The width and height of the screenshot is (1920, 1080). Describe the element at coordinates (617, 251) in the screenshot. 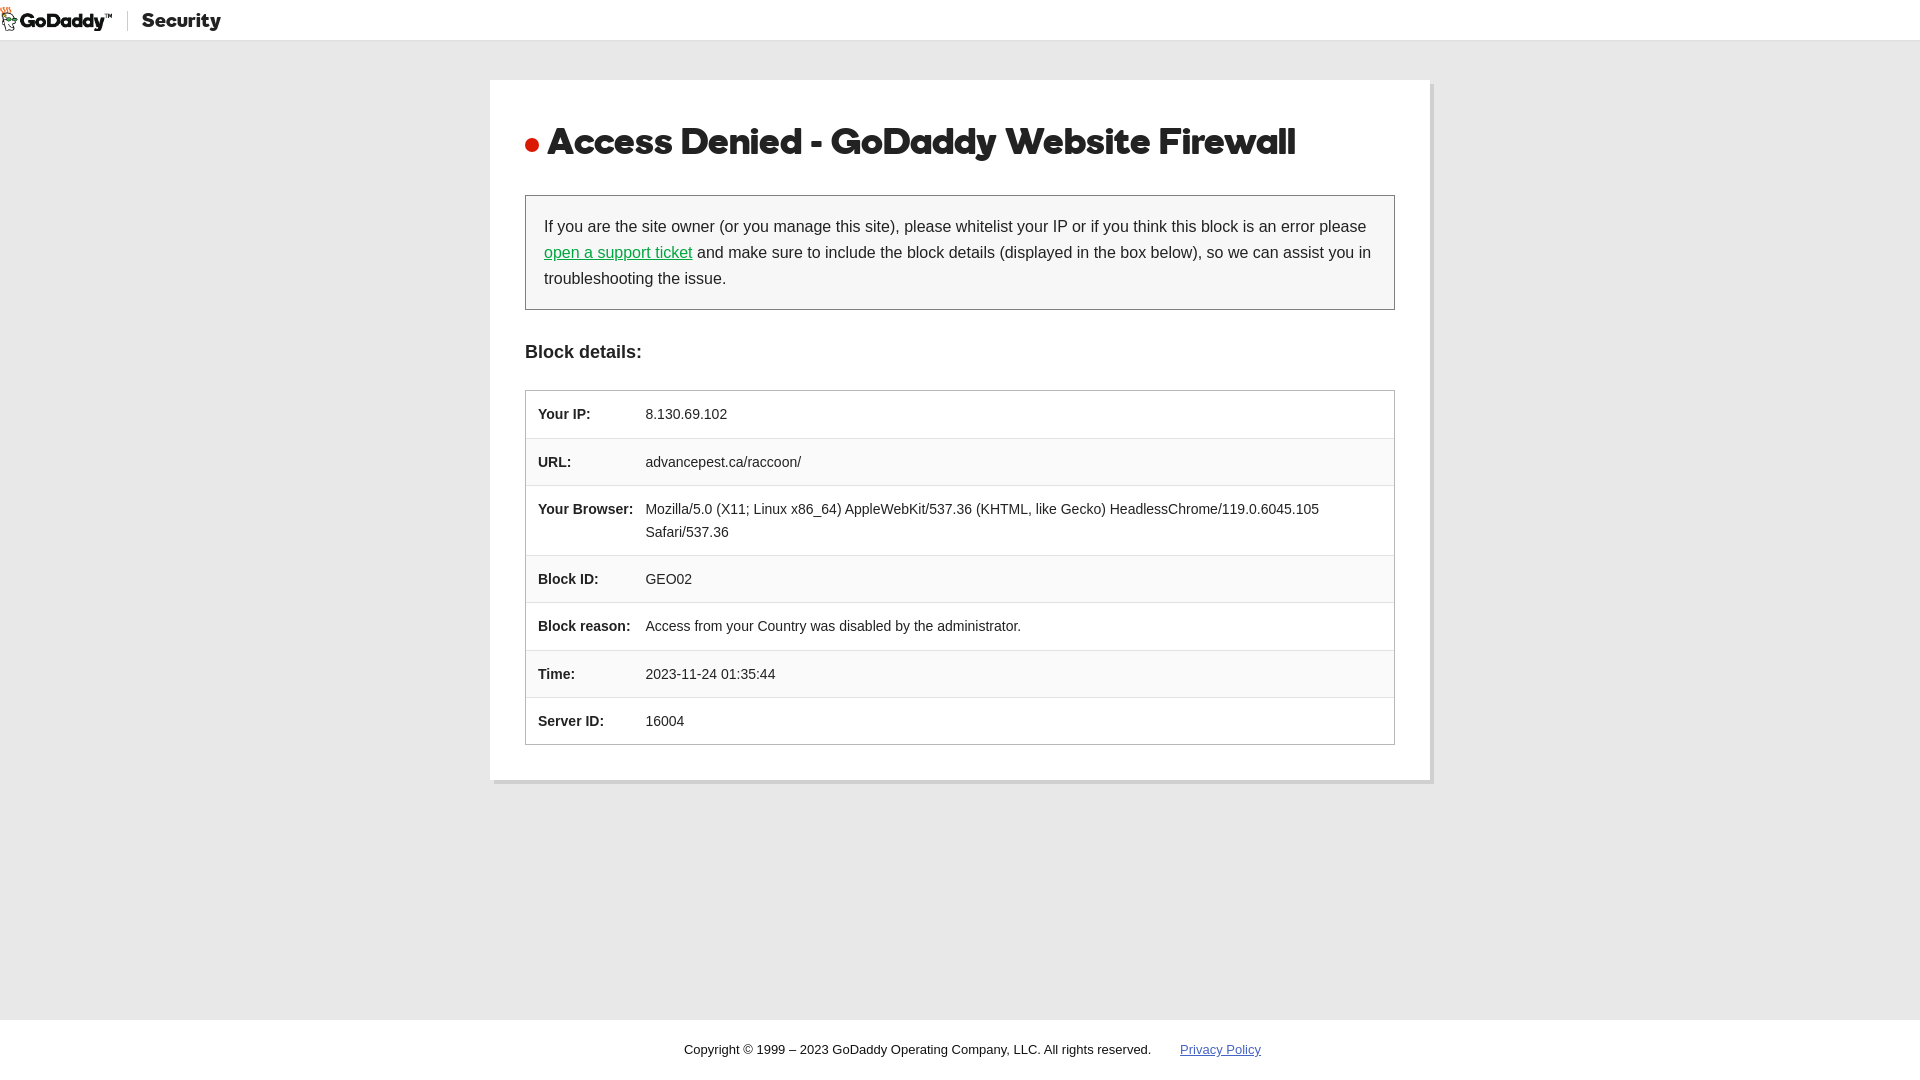

I see `'open a support ticket'` at that location.